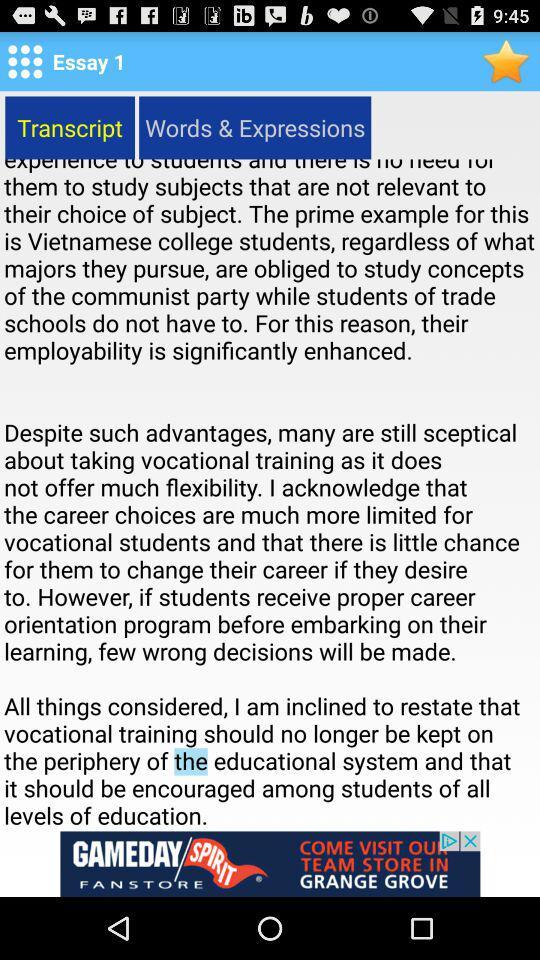  Describe the element at coordinates (24, 65) in the screenshot. I see `the dialpad icon` at that location.